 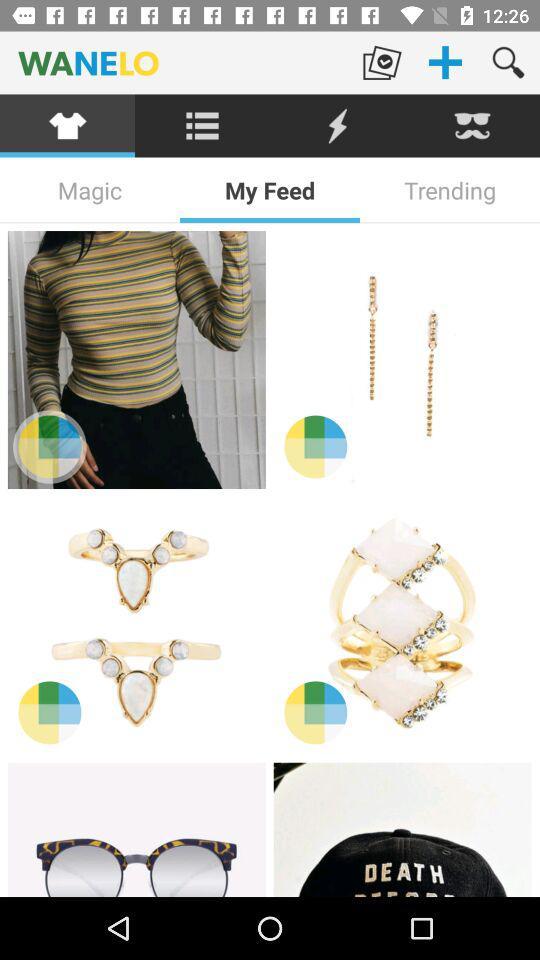 What do you see at coordinates (472, 125) in the screenshot?
I see `item above trending item` at bounding box center [472, 125].